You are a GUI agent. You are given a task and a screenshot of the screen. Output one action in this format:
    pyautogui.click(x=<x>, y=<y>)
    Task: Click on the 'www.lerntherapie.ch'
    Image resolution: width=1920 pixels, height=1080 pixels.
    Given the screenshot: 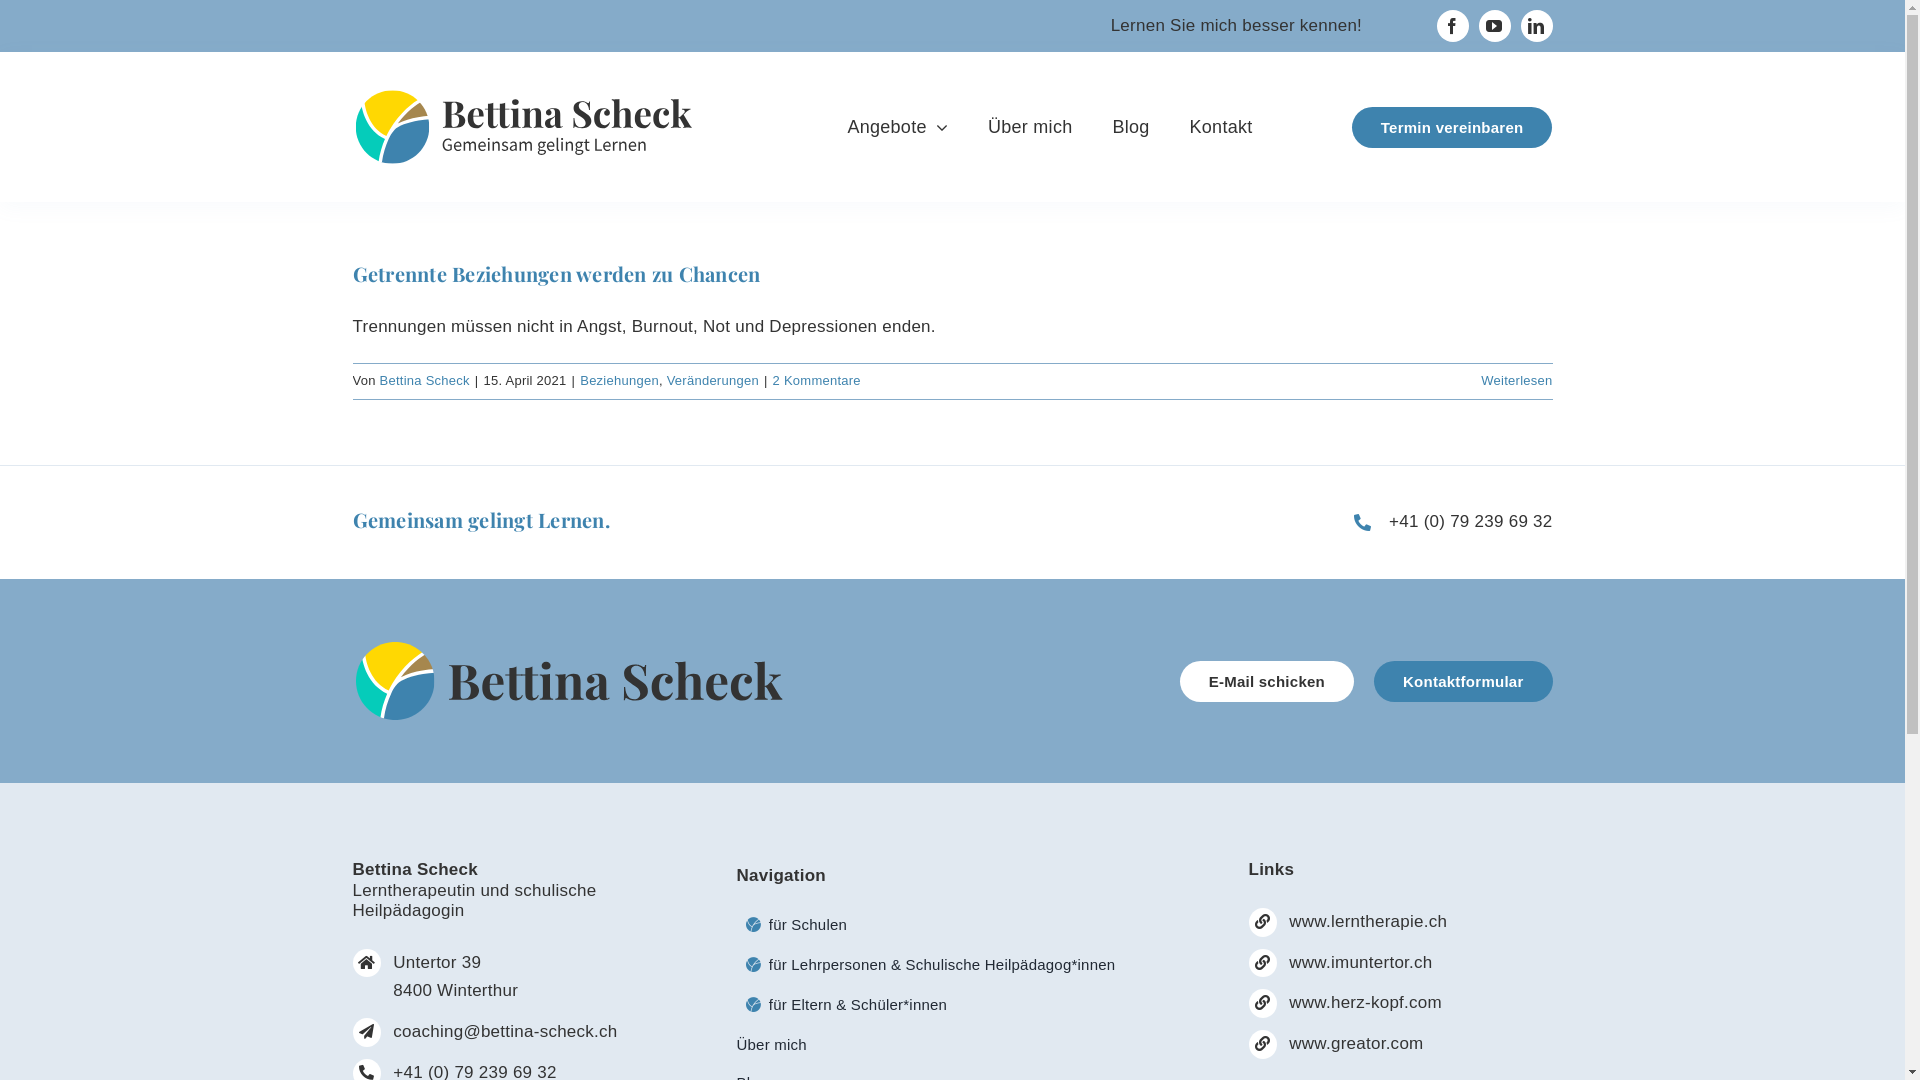 What is the action you would take?
    pyautogui.click(x=1367, y=921)
    